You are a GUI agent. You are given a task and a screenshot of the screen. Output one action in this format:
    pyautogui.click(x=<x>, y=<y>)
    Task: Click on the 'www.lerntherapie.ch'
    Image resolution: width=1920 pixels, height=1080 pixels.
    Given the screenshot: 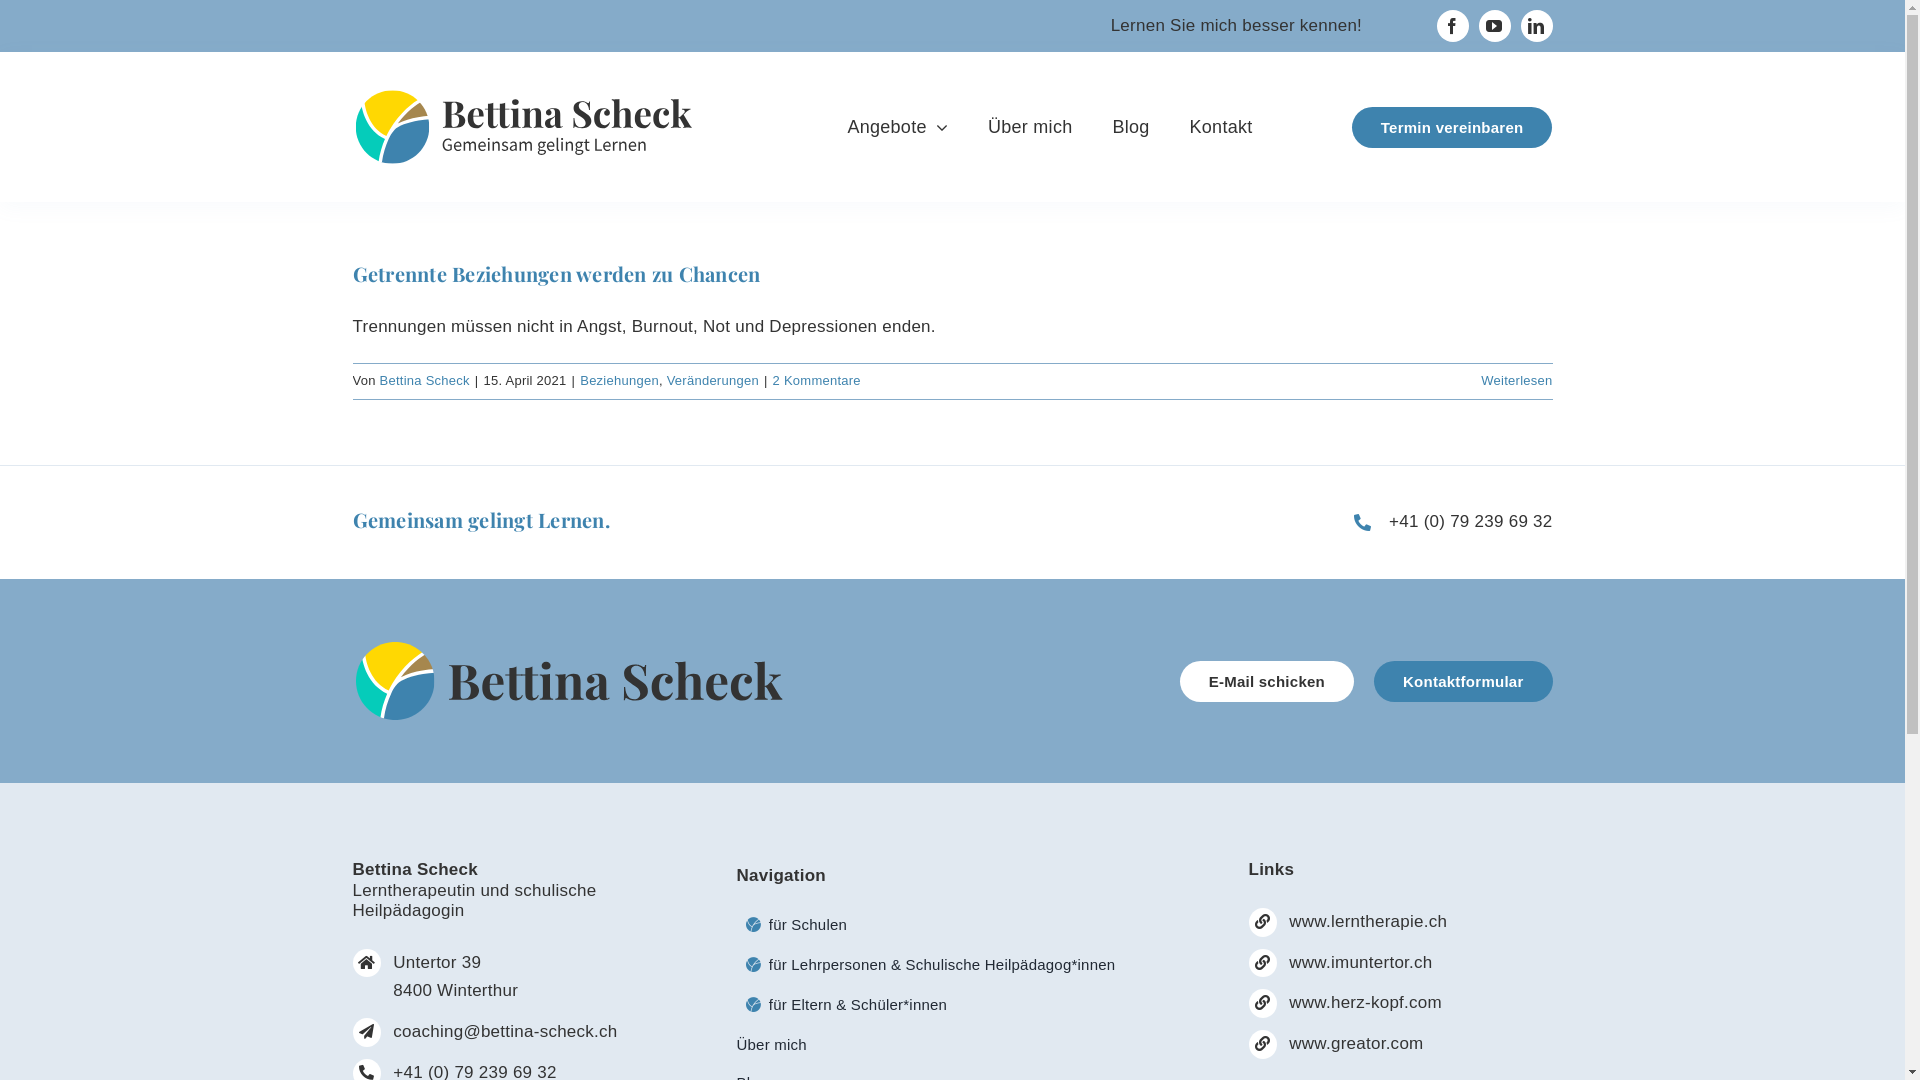 What is the action you would take?
    pyautogui.click(x=1367, y=921)
    